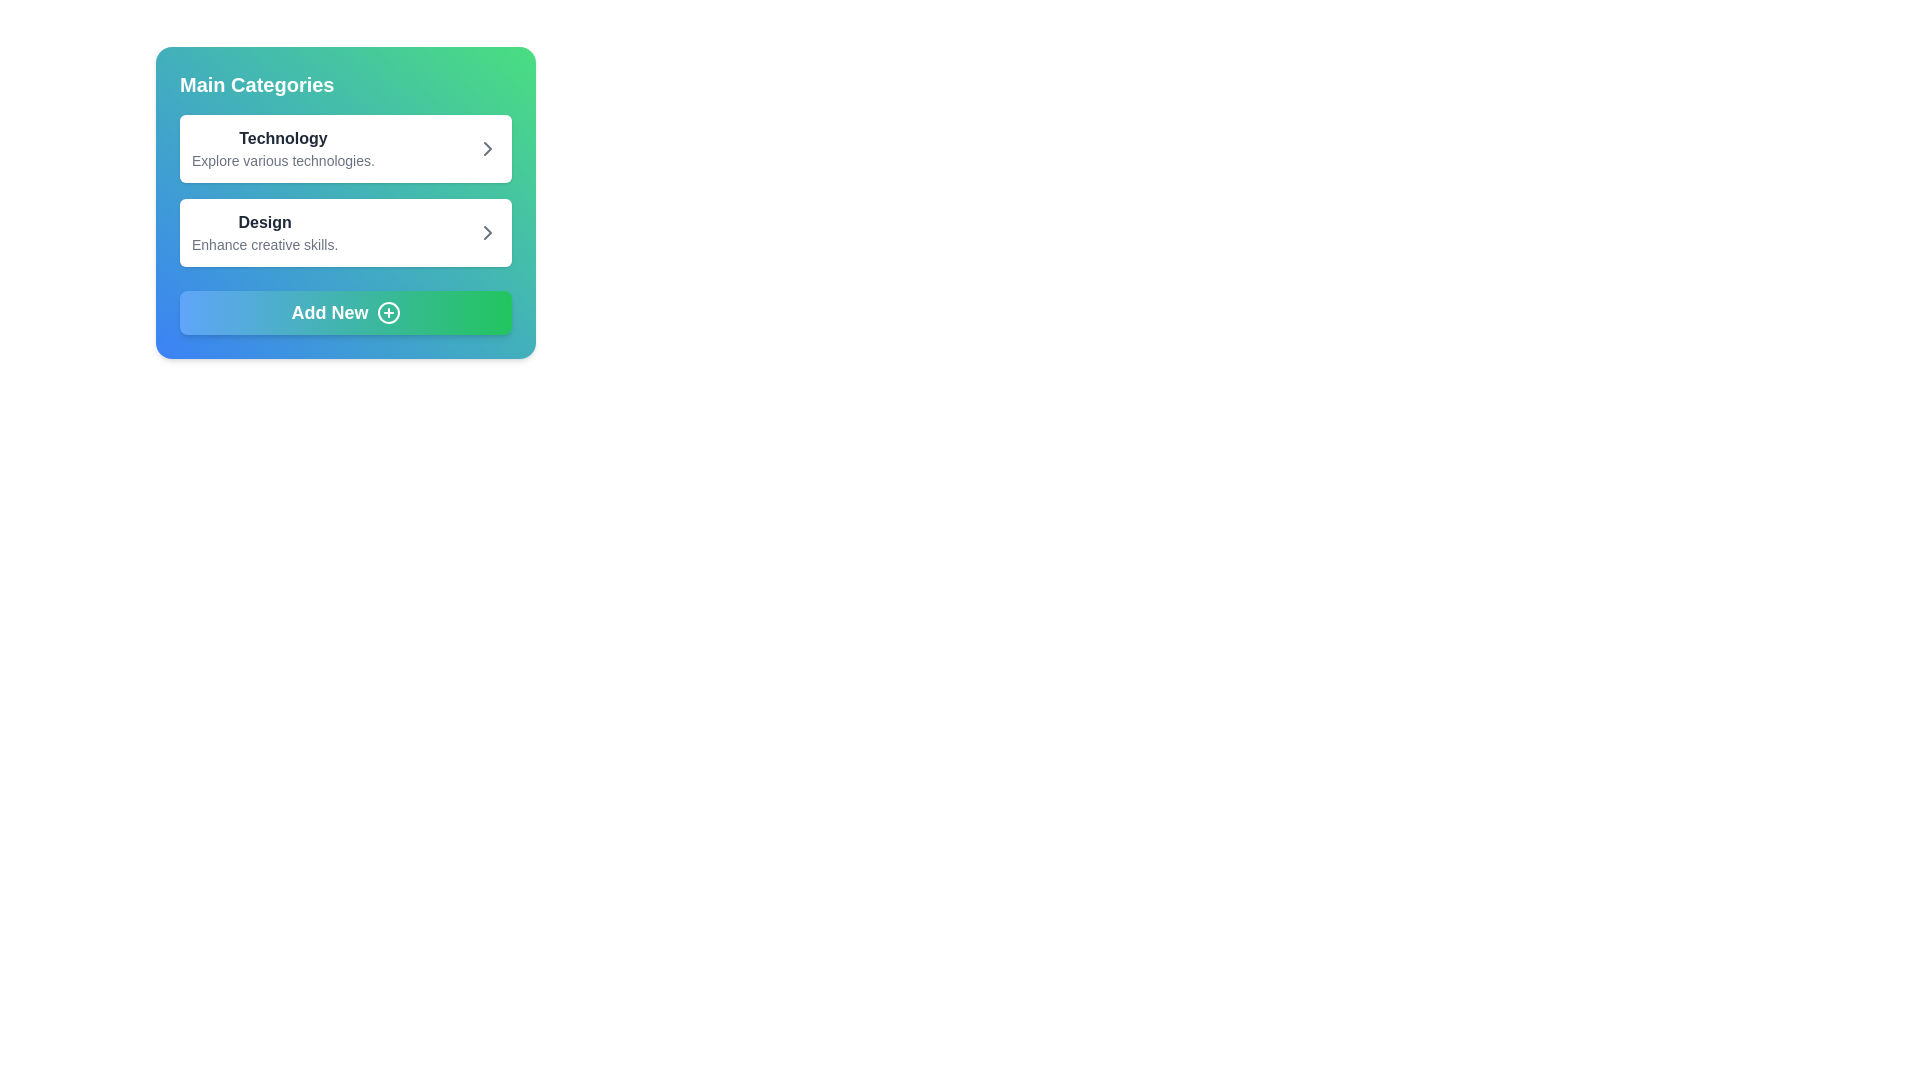 The width and height of the screenshot is (1920, 1080). I want to click on the second and smaller chevron icon located to the far-right of the 'Design' section in the 'Main Categories' panel, so click(488, 231).